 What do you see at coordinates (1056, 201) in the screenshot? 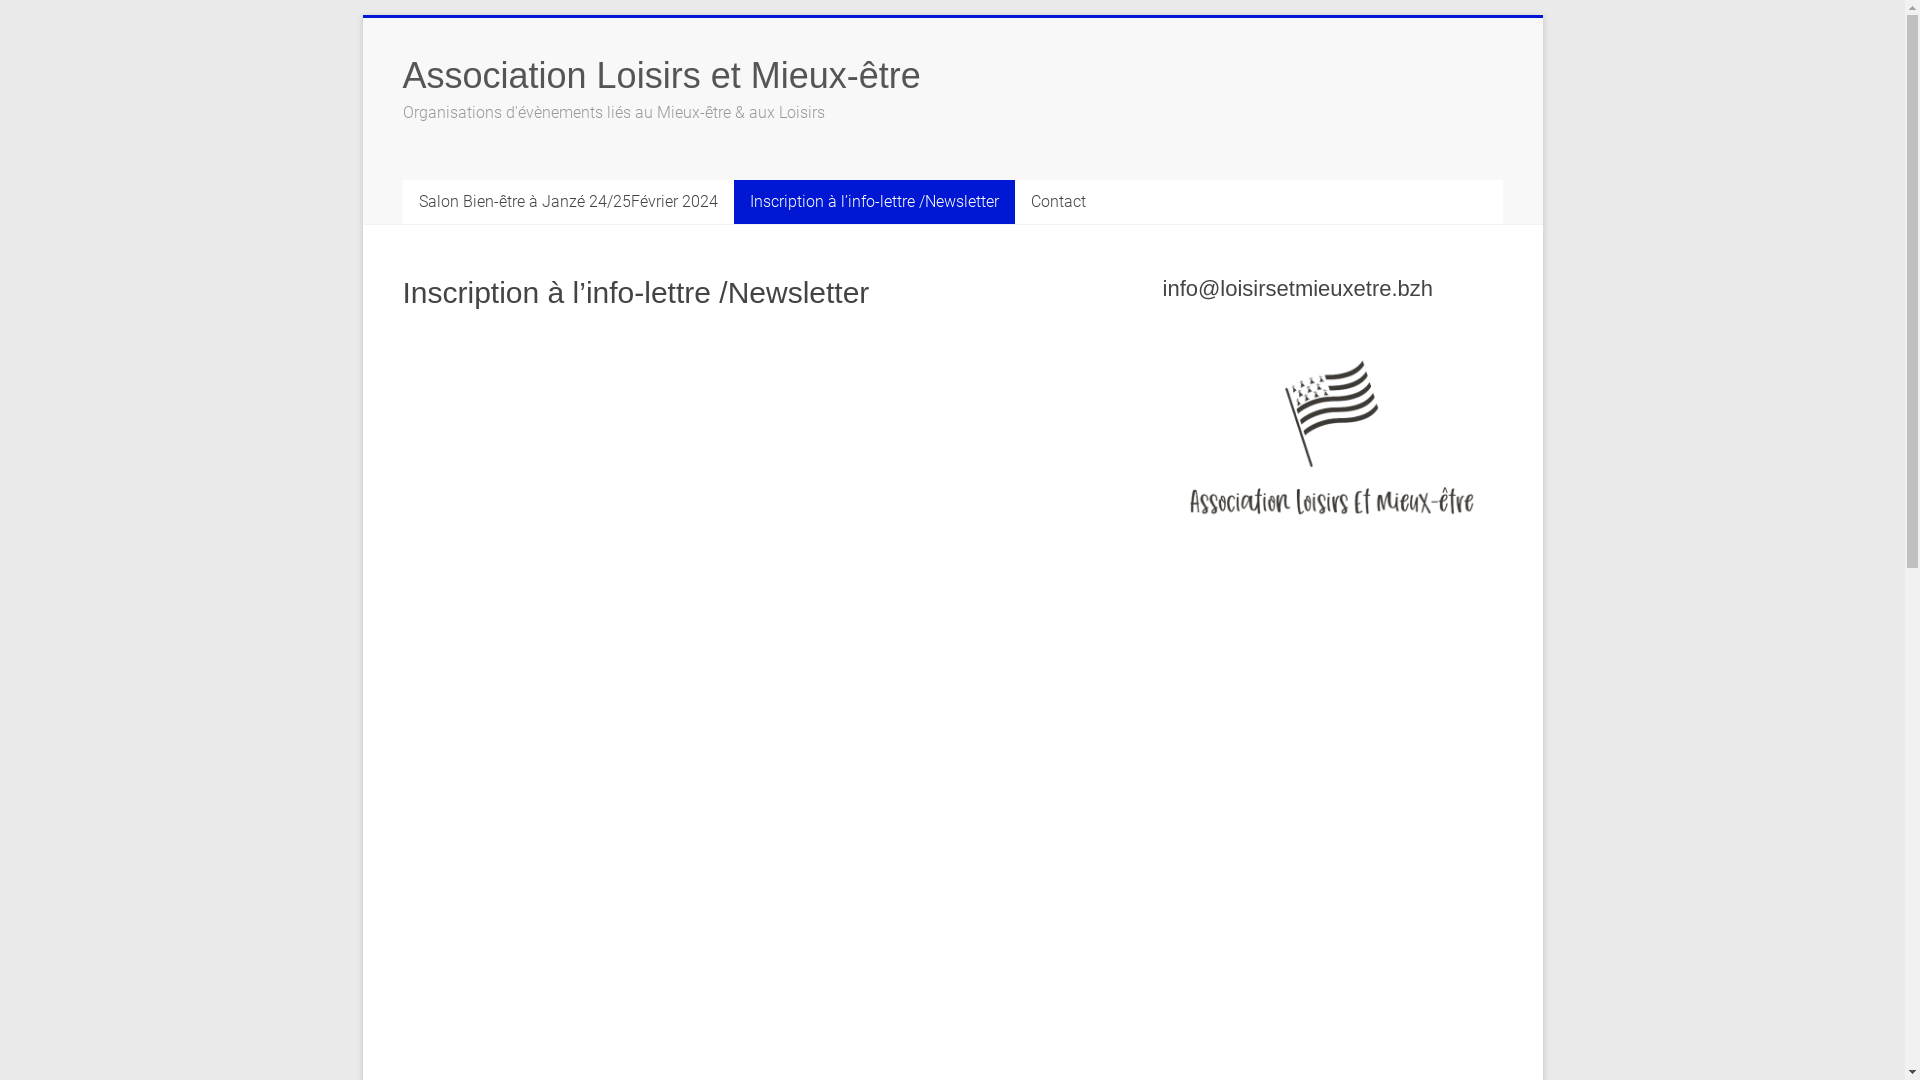
I see `'Contact'` at bounding box center [1056, 201].